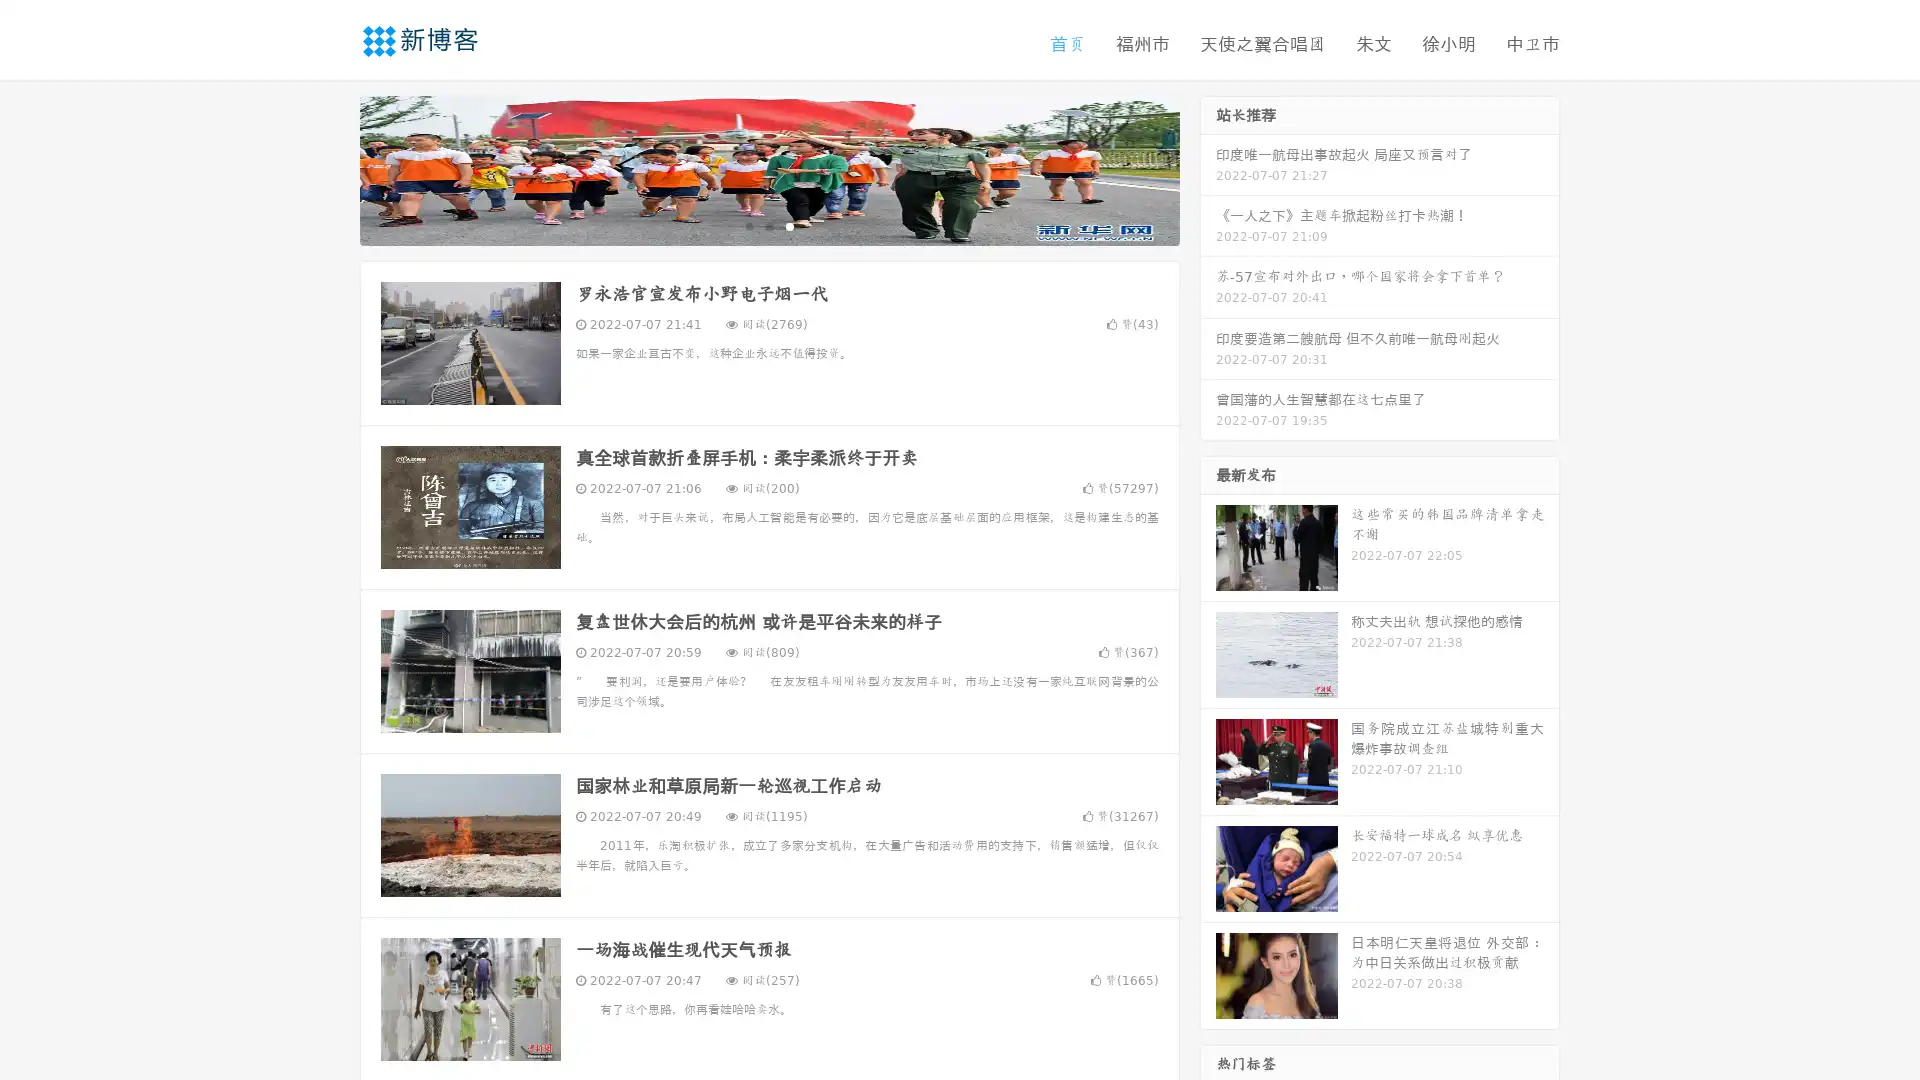 The image size is (1920, 1080). I want to click on Go to slide 2, so click(768, 225).